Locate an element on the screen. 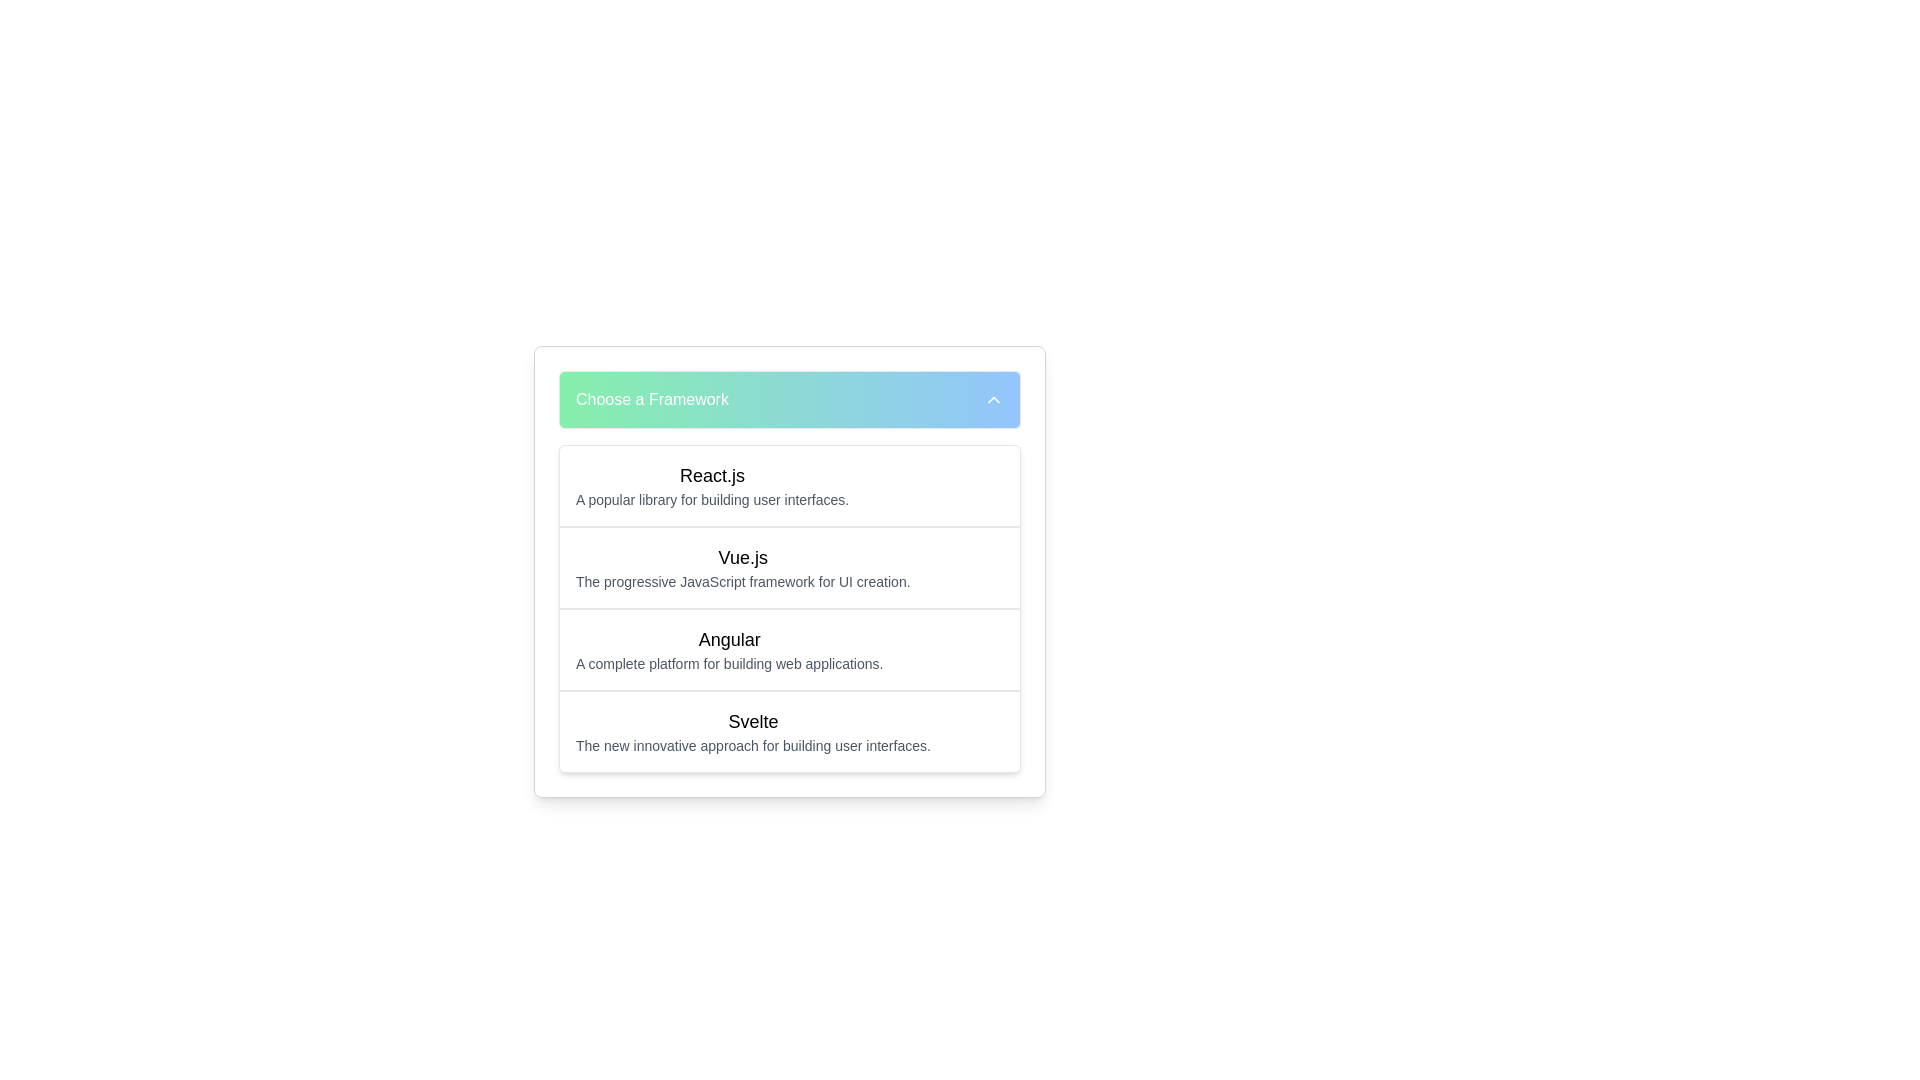 The height and width of the screenshot is (1080, 1920). the title text label for 'Vue.js' located in the second item of the framework list, positioned between 'React.js' and 'Angular' is located at coordinates (742, 558).